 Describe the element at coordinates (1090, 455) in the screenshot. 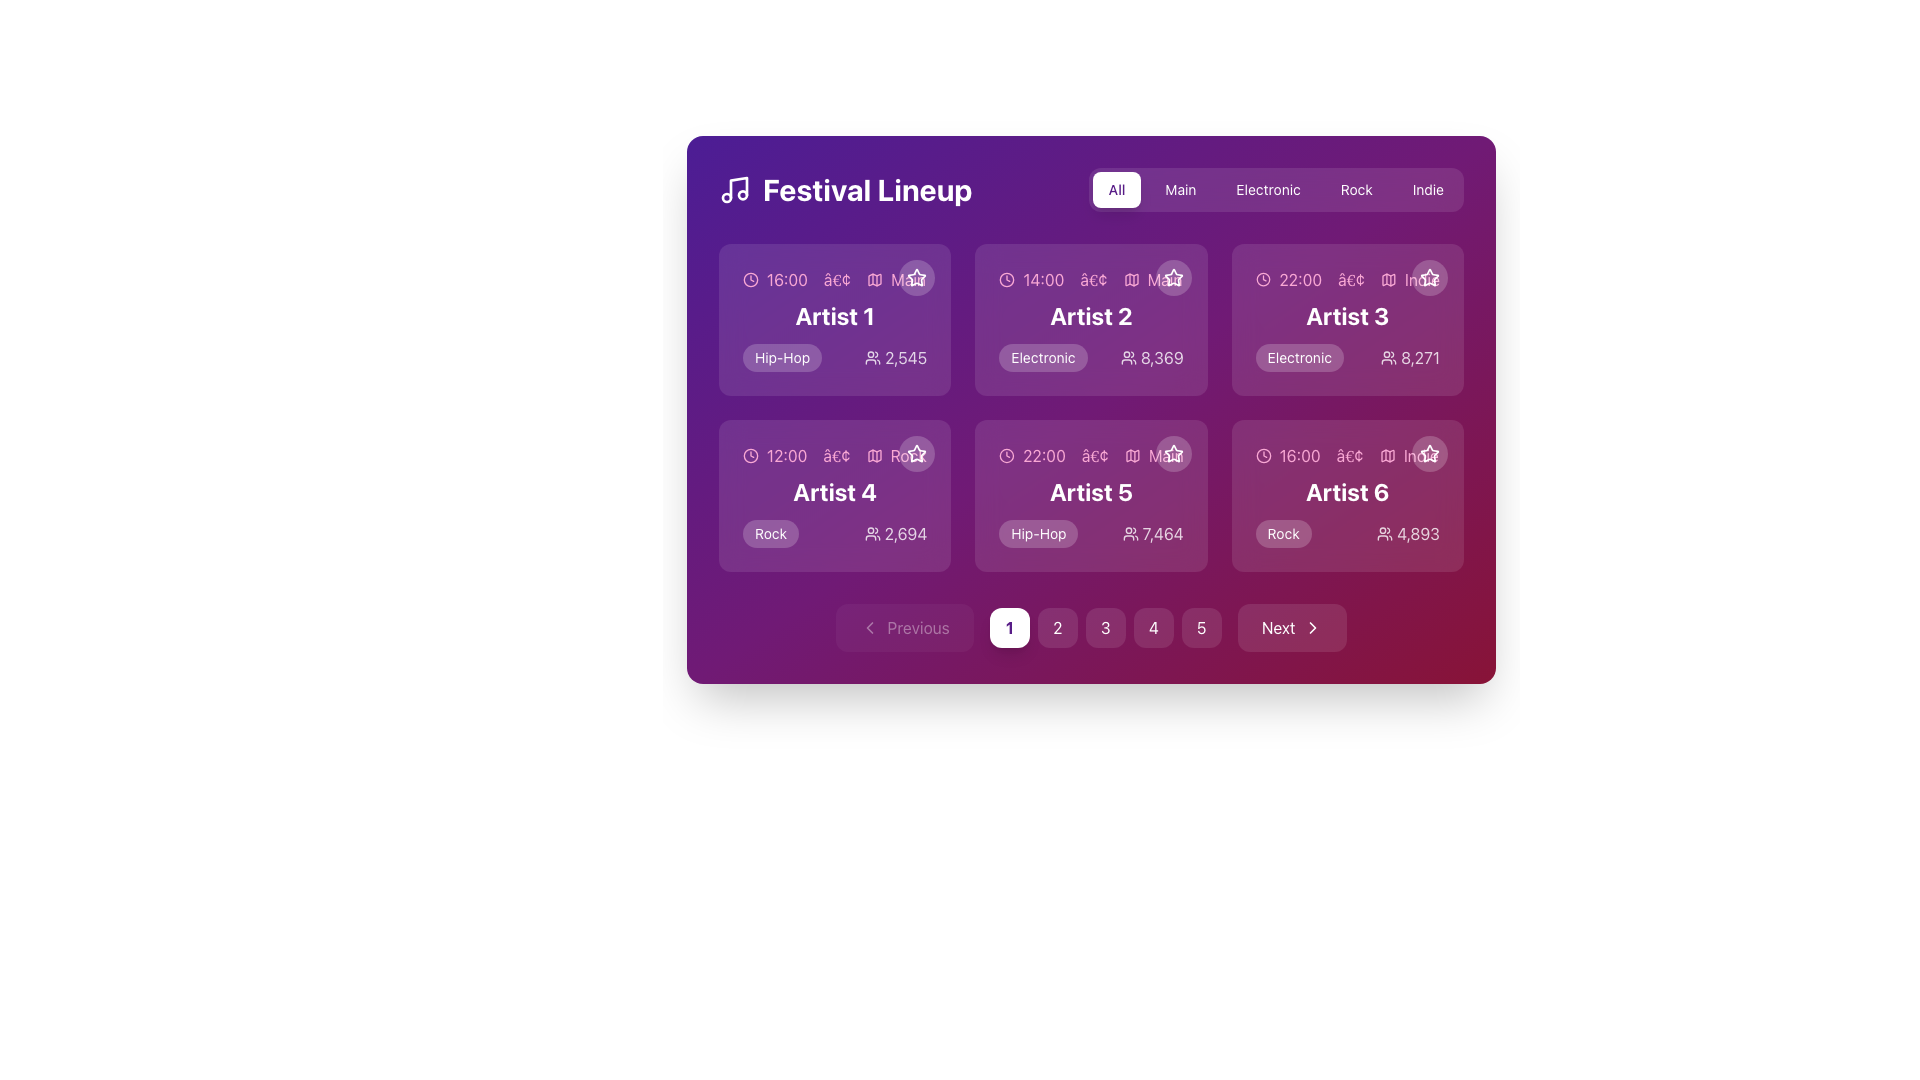

I see `text and observe the icons of the informational label related to 'Artist 5' in the second row and third column, which provides details about the performance schedule and location` at that location.